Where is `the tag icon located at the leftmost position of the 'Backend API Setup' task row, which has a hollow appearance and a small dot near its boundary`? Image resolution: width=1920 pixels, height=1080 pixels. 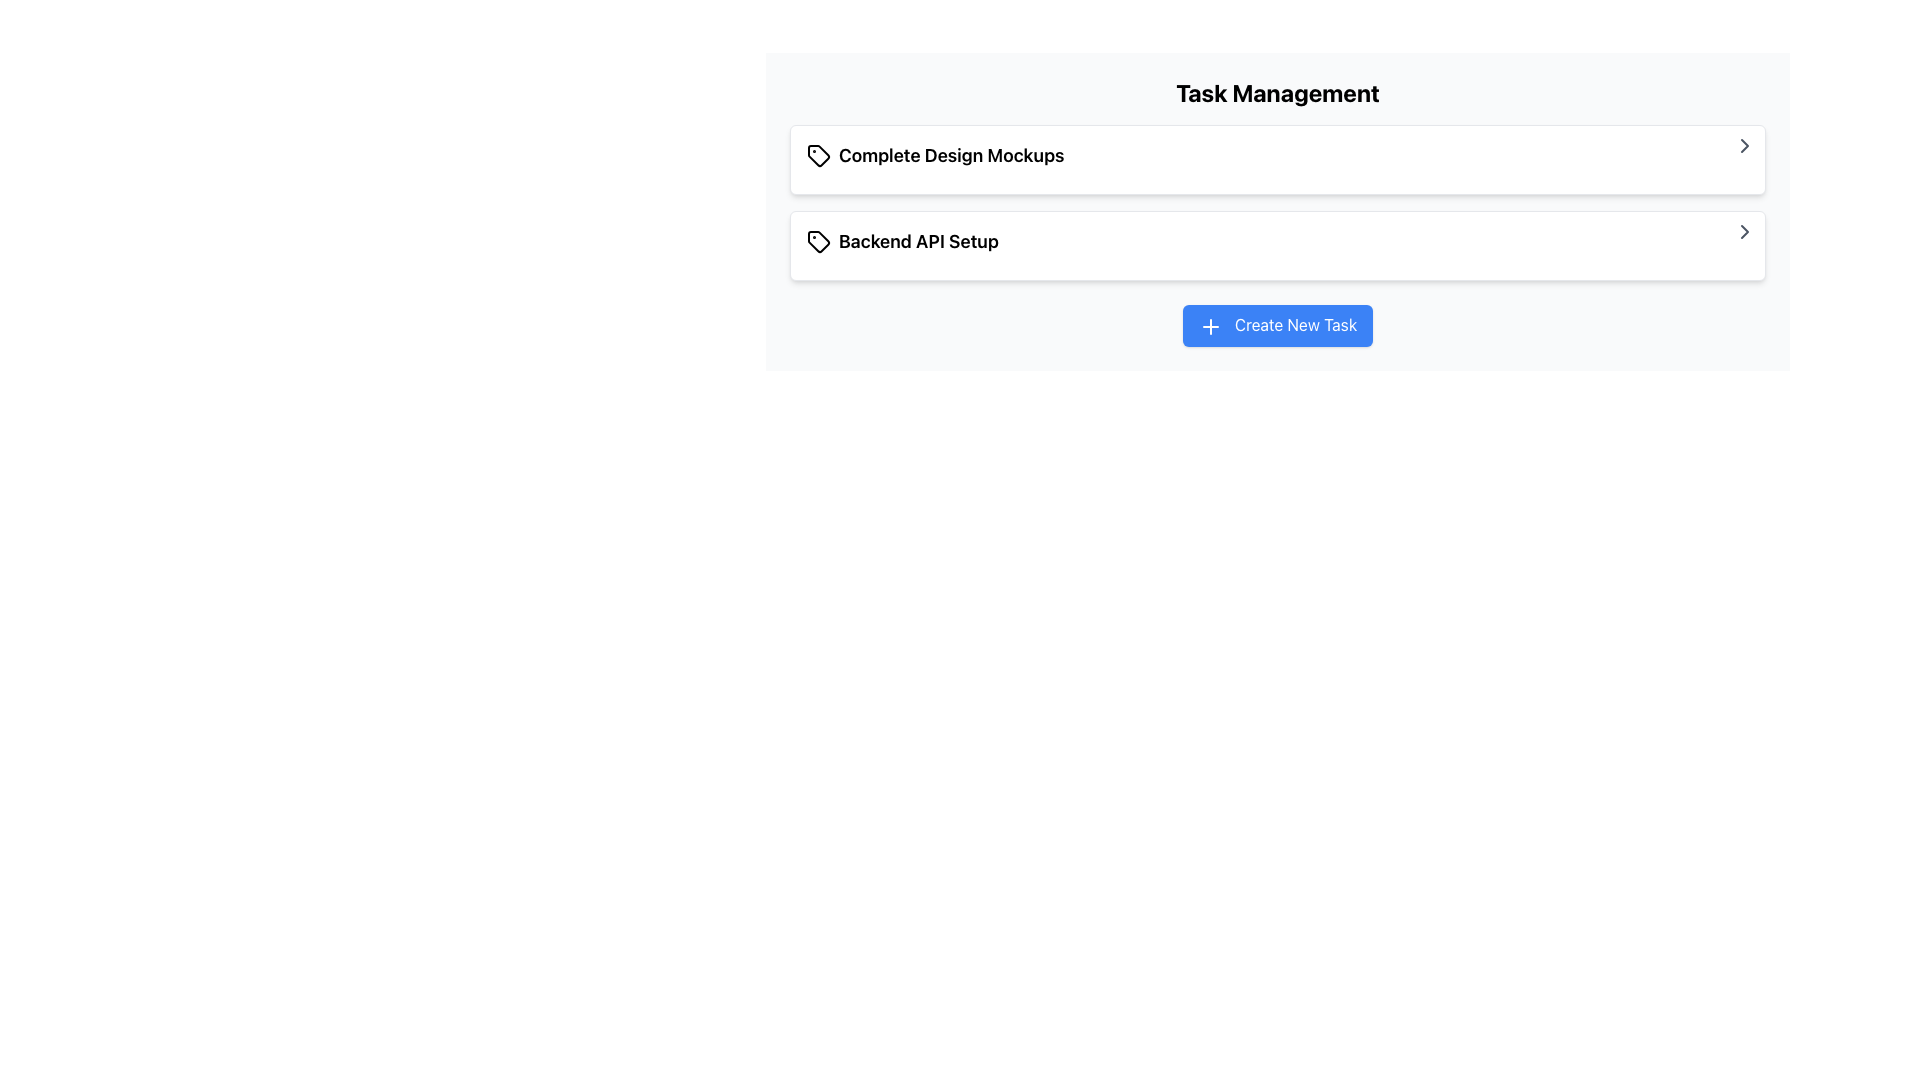
the tag icon located at the leftmost position of the 'Backend API Setup' task row, which has a hollow appearance and a small dot near its boundary is located at coordinates (819, 241).